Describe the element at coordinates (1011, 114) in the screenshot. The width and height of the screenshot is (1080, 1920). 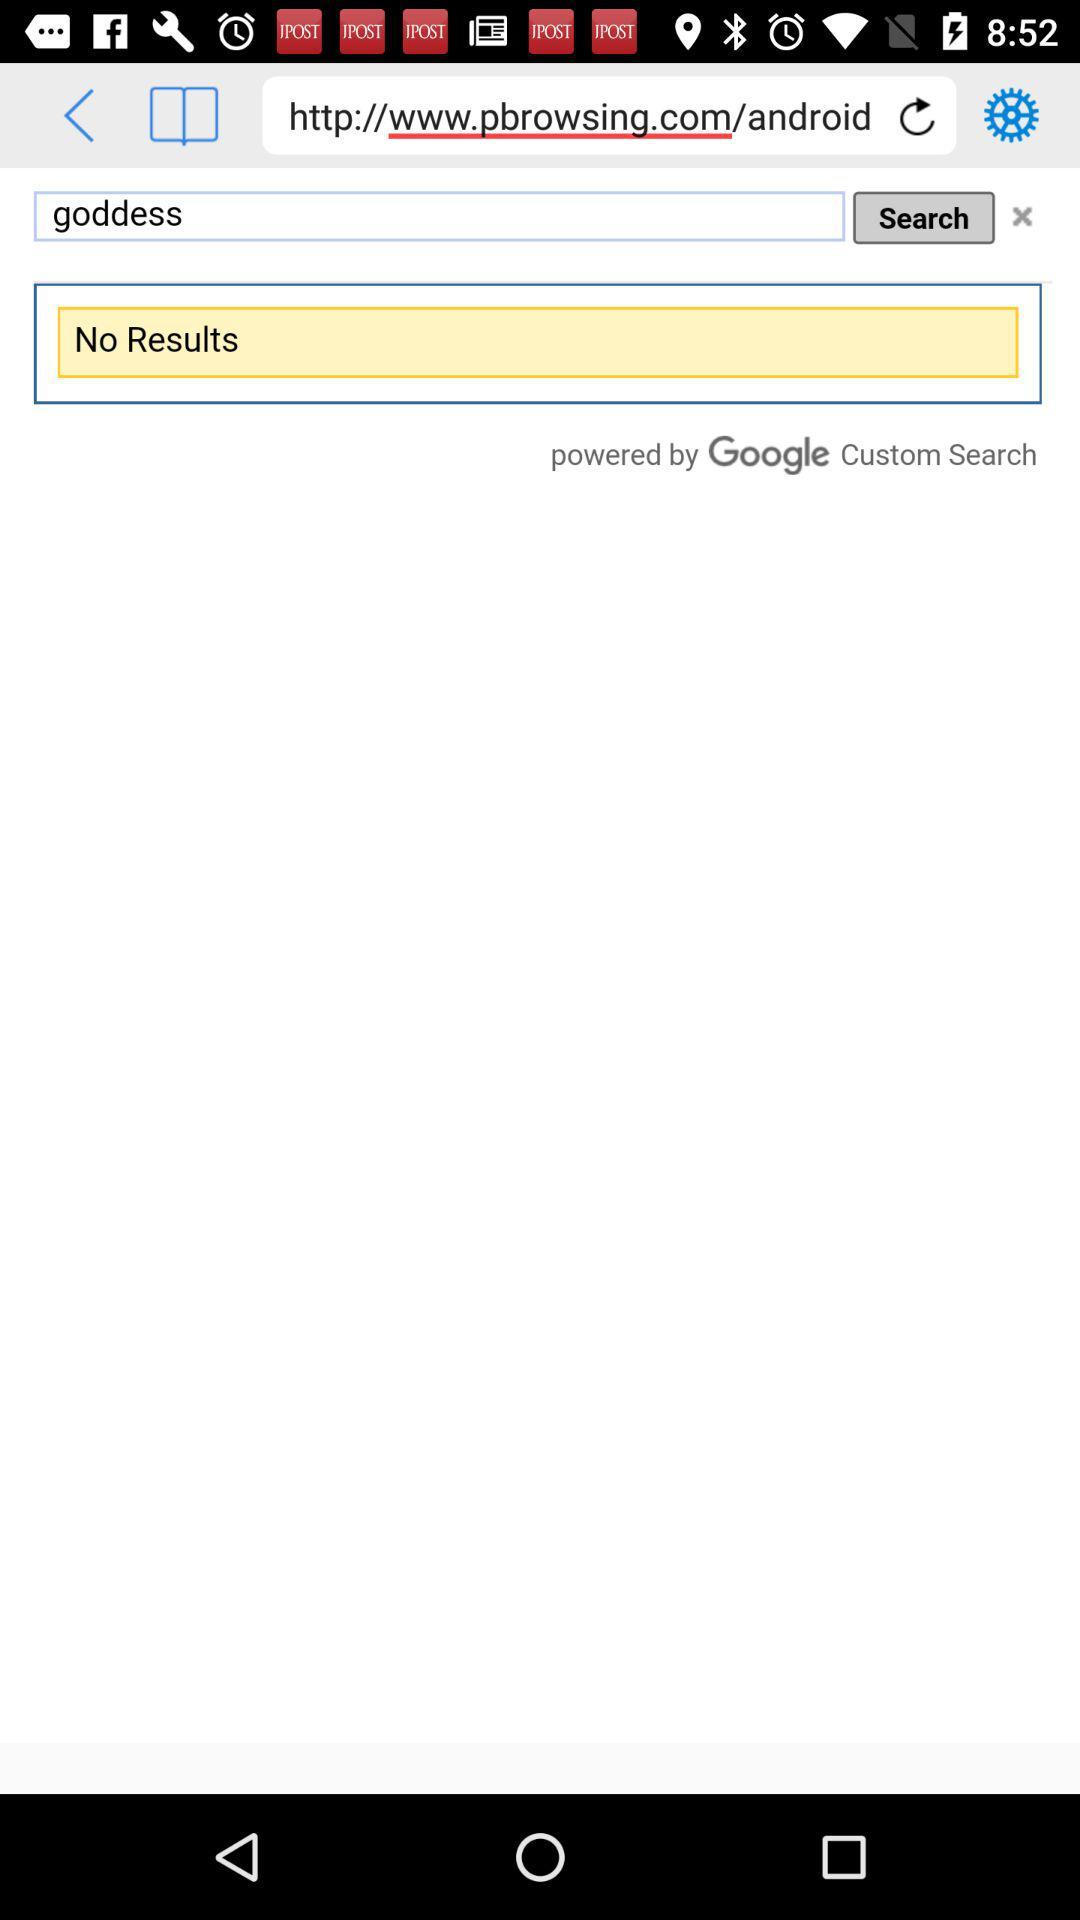
I see `settings option` at that location.